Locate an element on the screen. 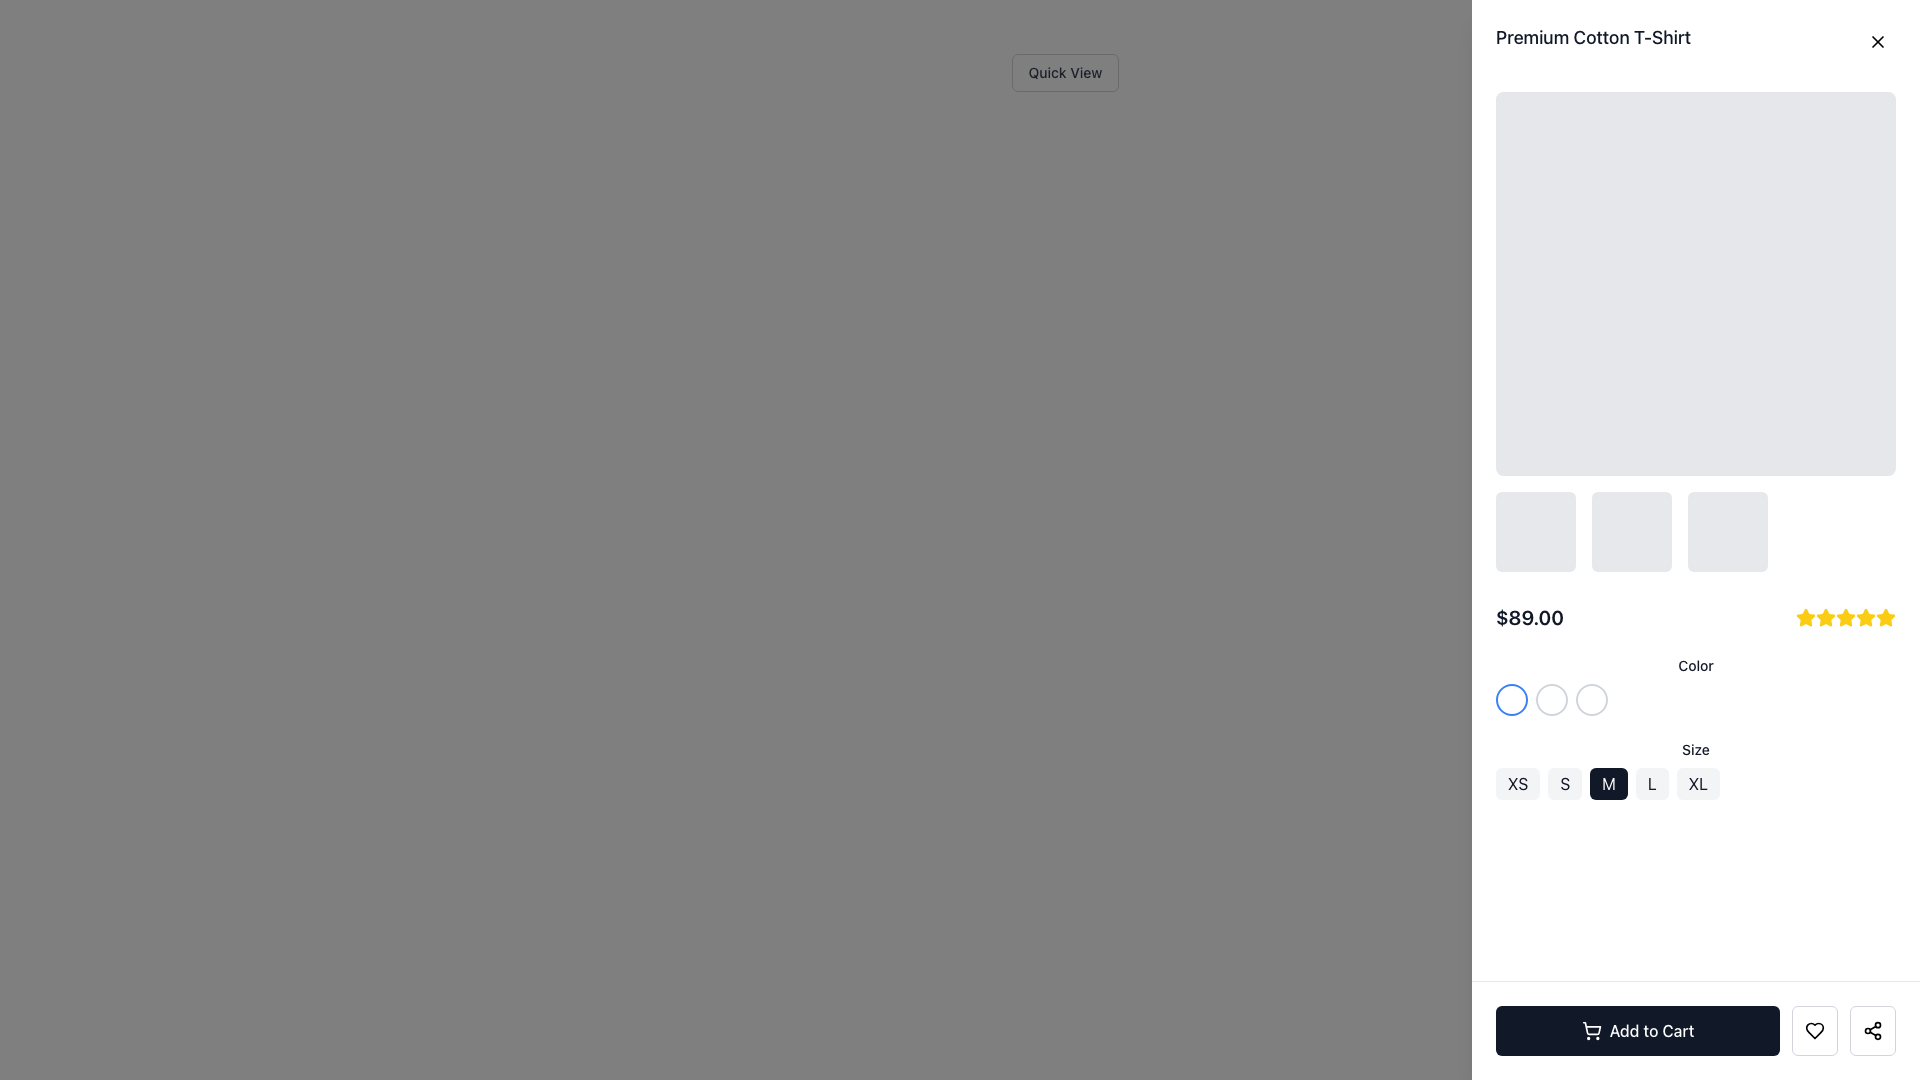 The width and height of the screenshot is (1920, 1080). the Close Button (an 'X' icon in the top-right corner of the modal next to 'Premium Cotton T-Shirt') is located at coordinates (1876, 42).